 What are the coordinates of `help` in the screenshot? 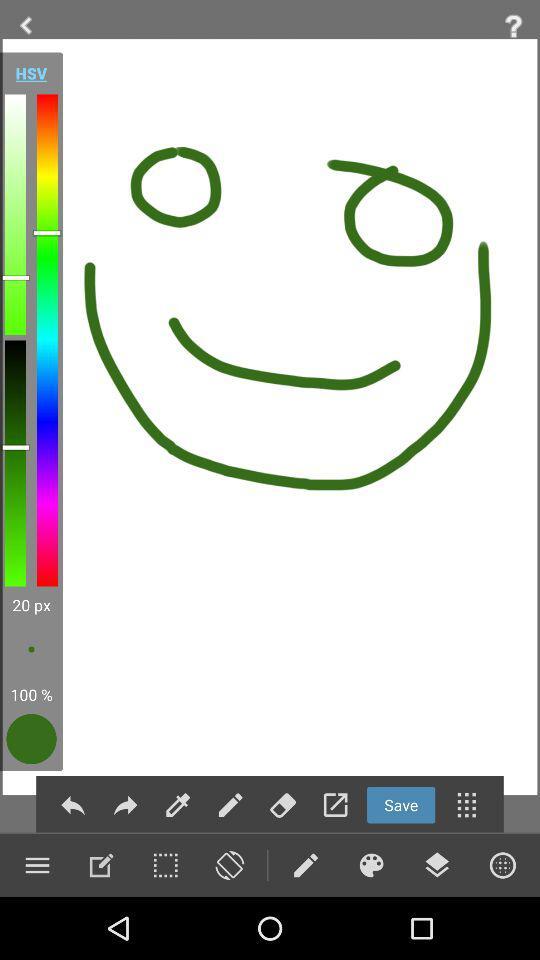 It's located at (513, 25).